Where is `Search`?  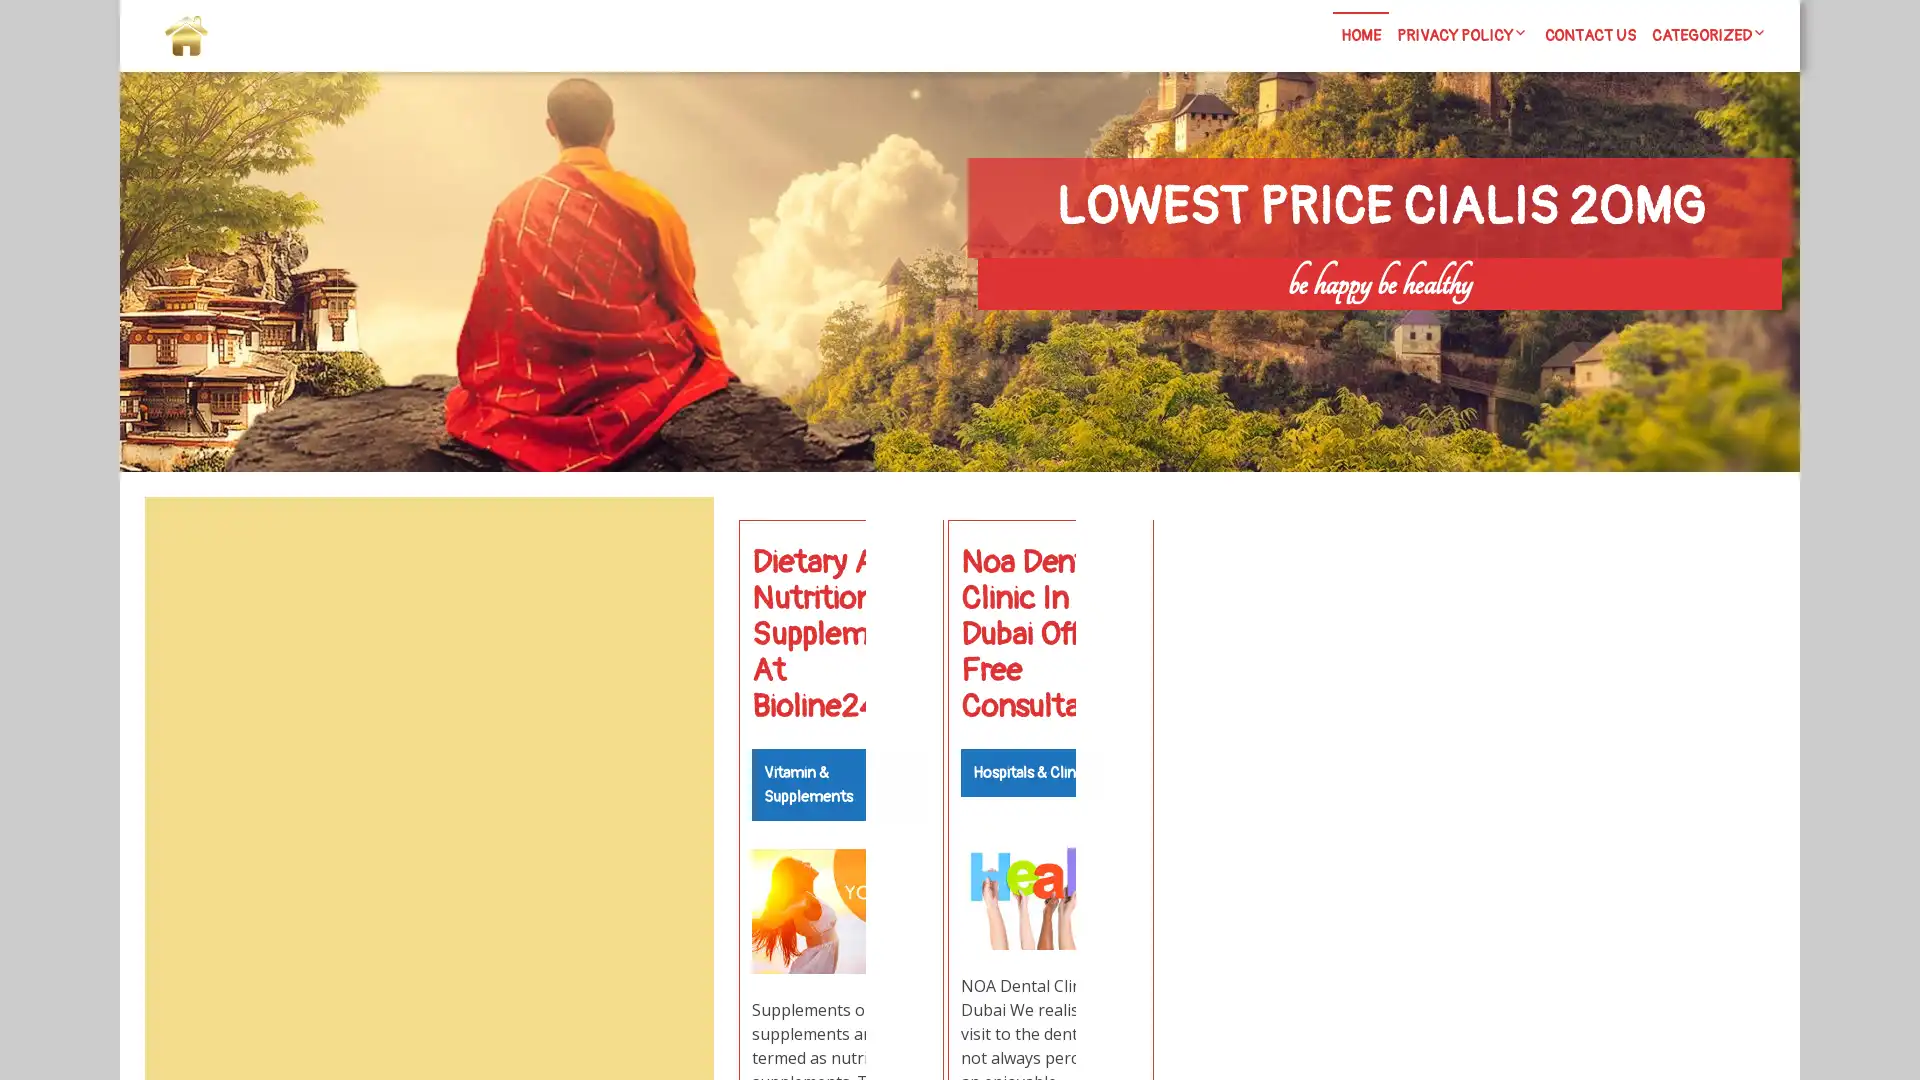 Search is located at coordinates (1557, 327).